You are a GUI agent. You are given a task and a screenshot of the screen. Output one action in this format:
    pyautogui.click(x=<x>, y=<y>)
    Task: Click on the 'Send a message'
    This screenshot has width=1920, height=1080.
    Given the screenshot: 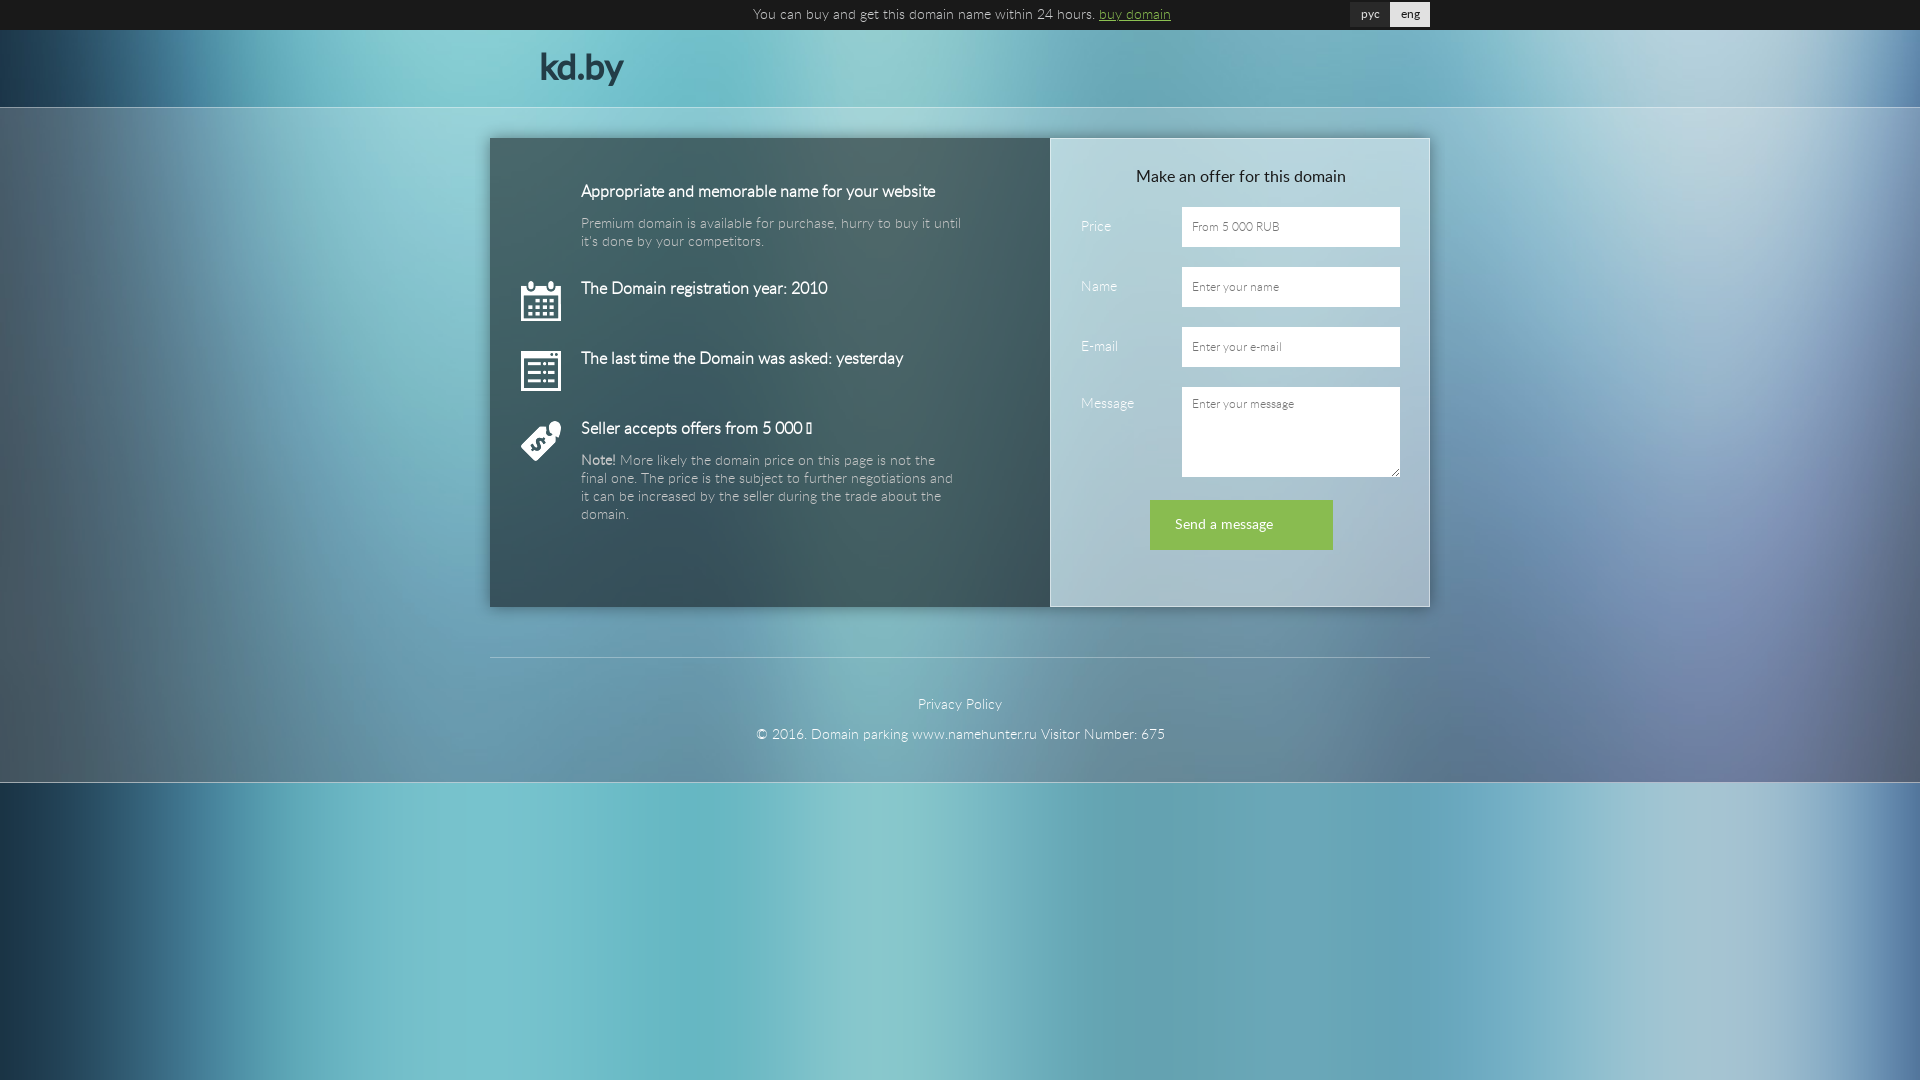 What is the action you would take?
    pyautogui.click(x=1240, y=523)
    